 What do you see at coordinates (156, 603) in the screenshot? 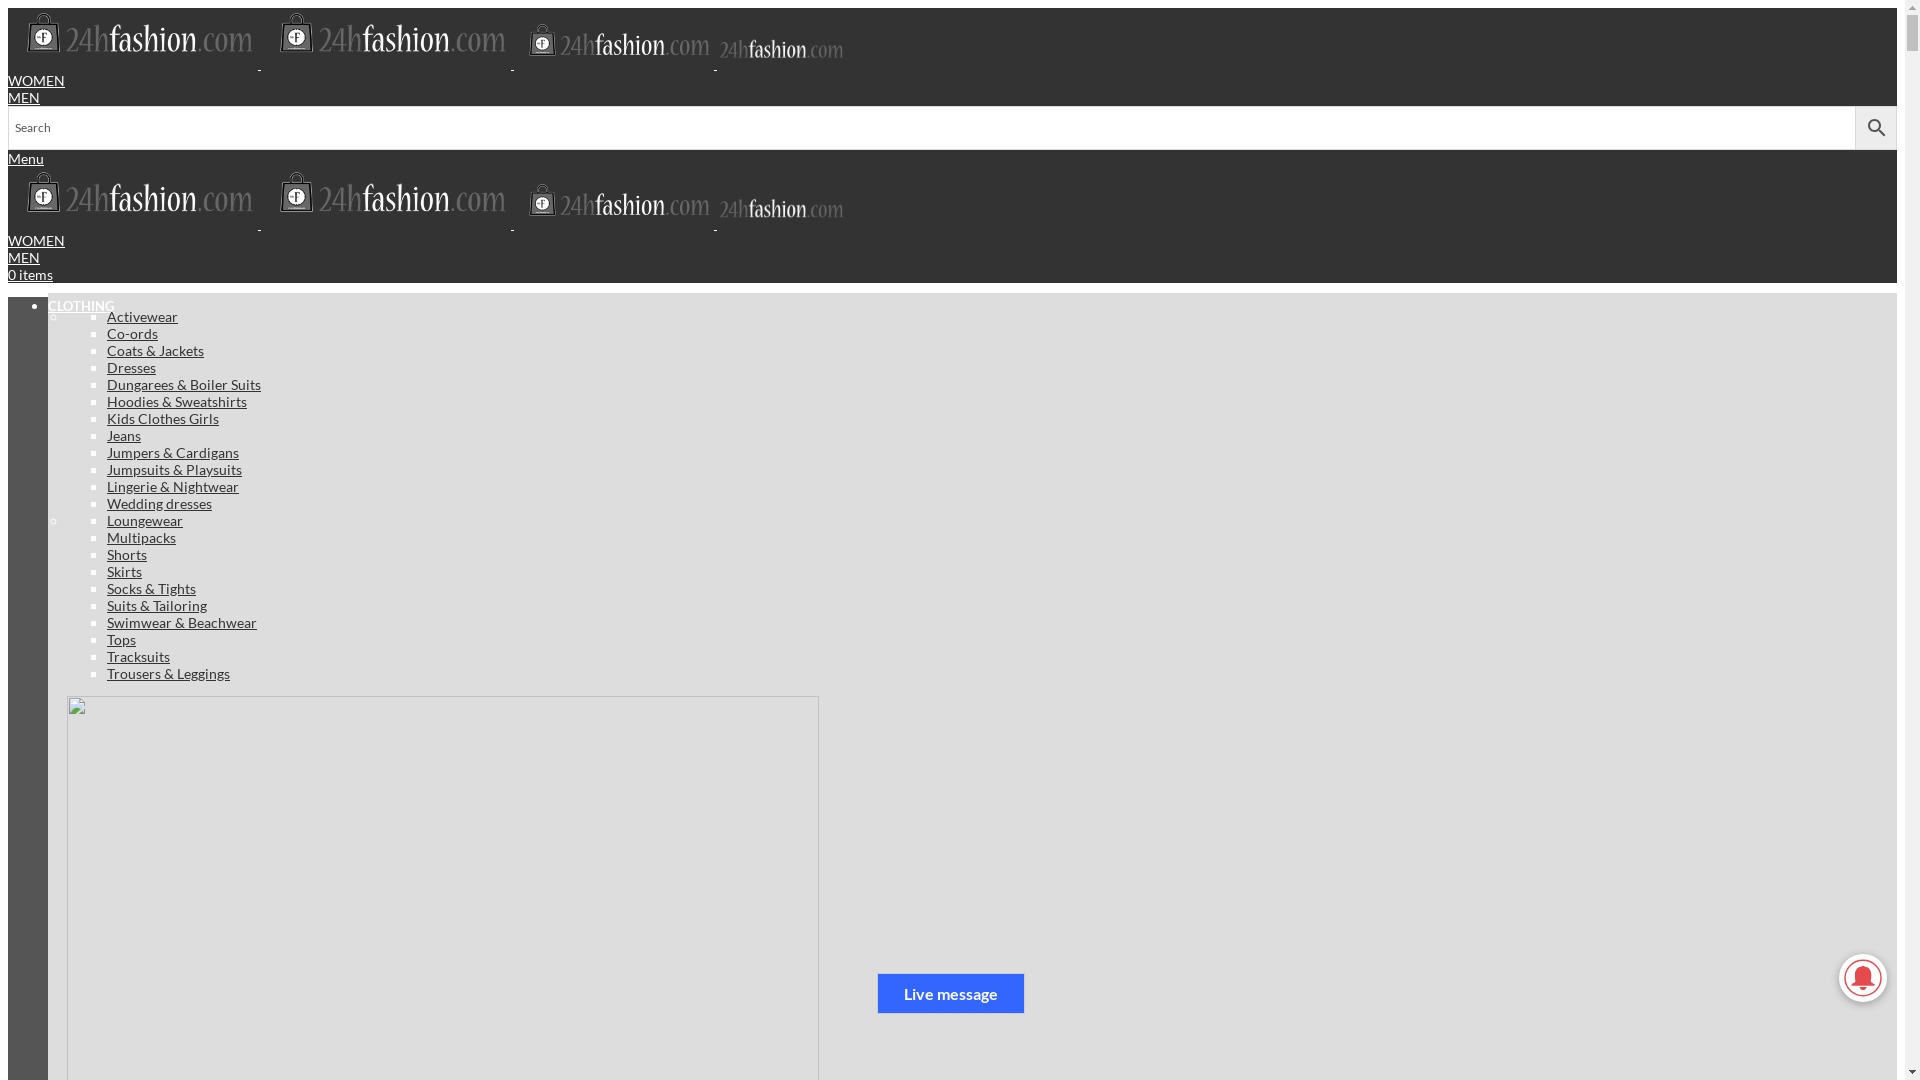
I see `'Suits & Tailoring'` at bounding box center [156, 603].